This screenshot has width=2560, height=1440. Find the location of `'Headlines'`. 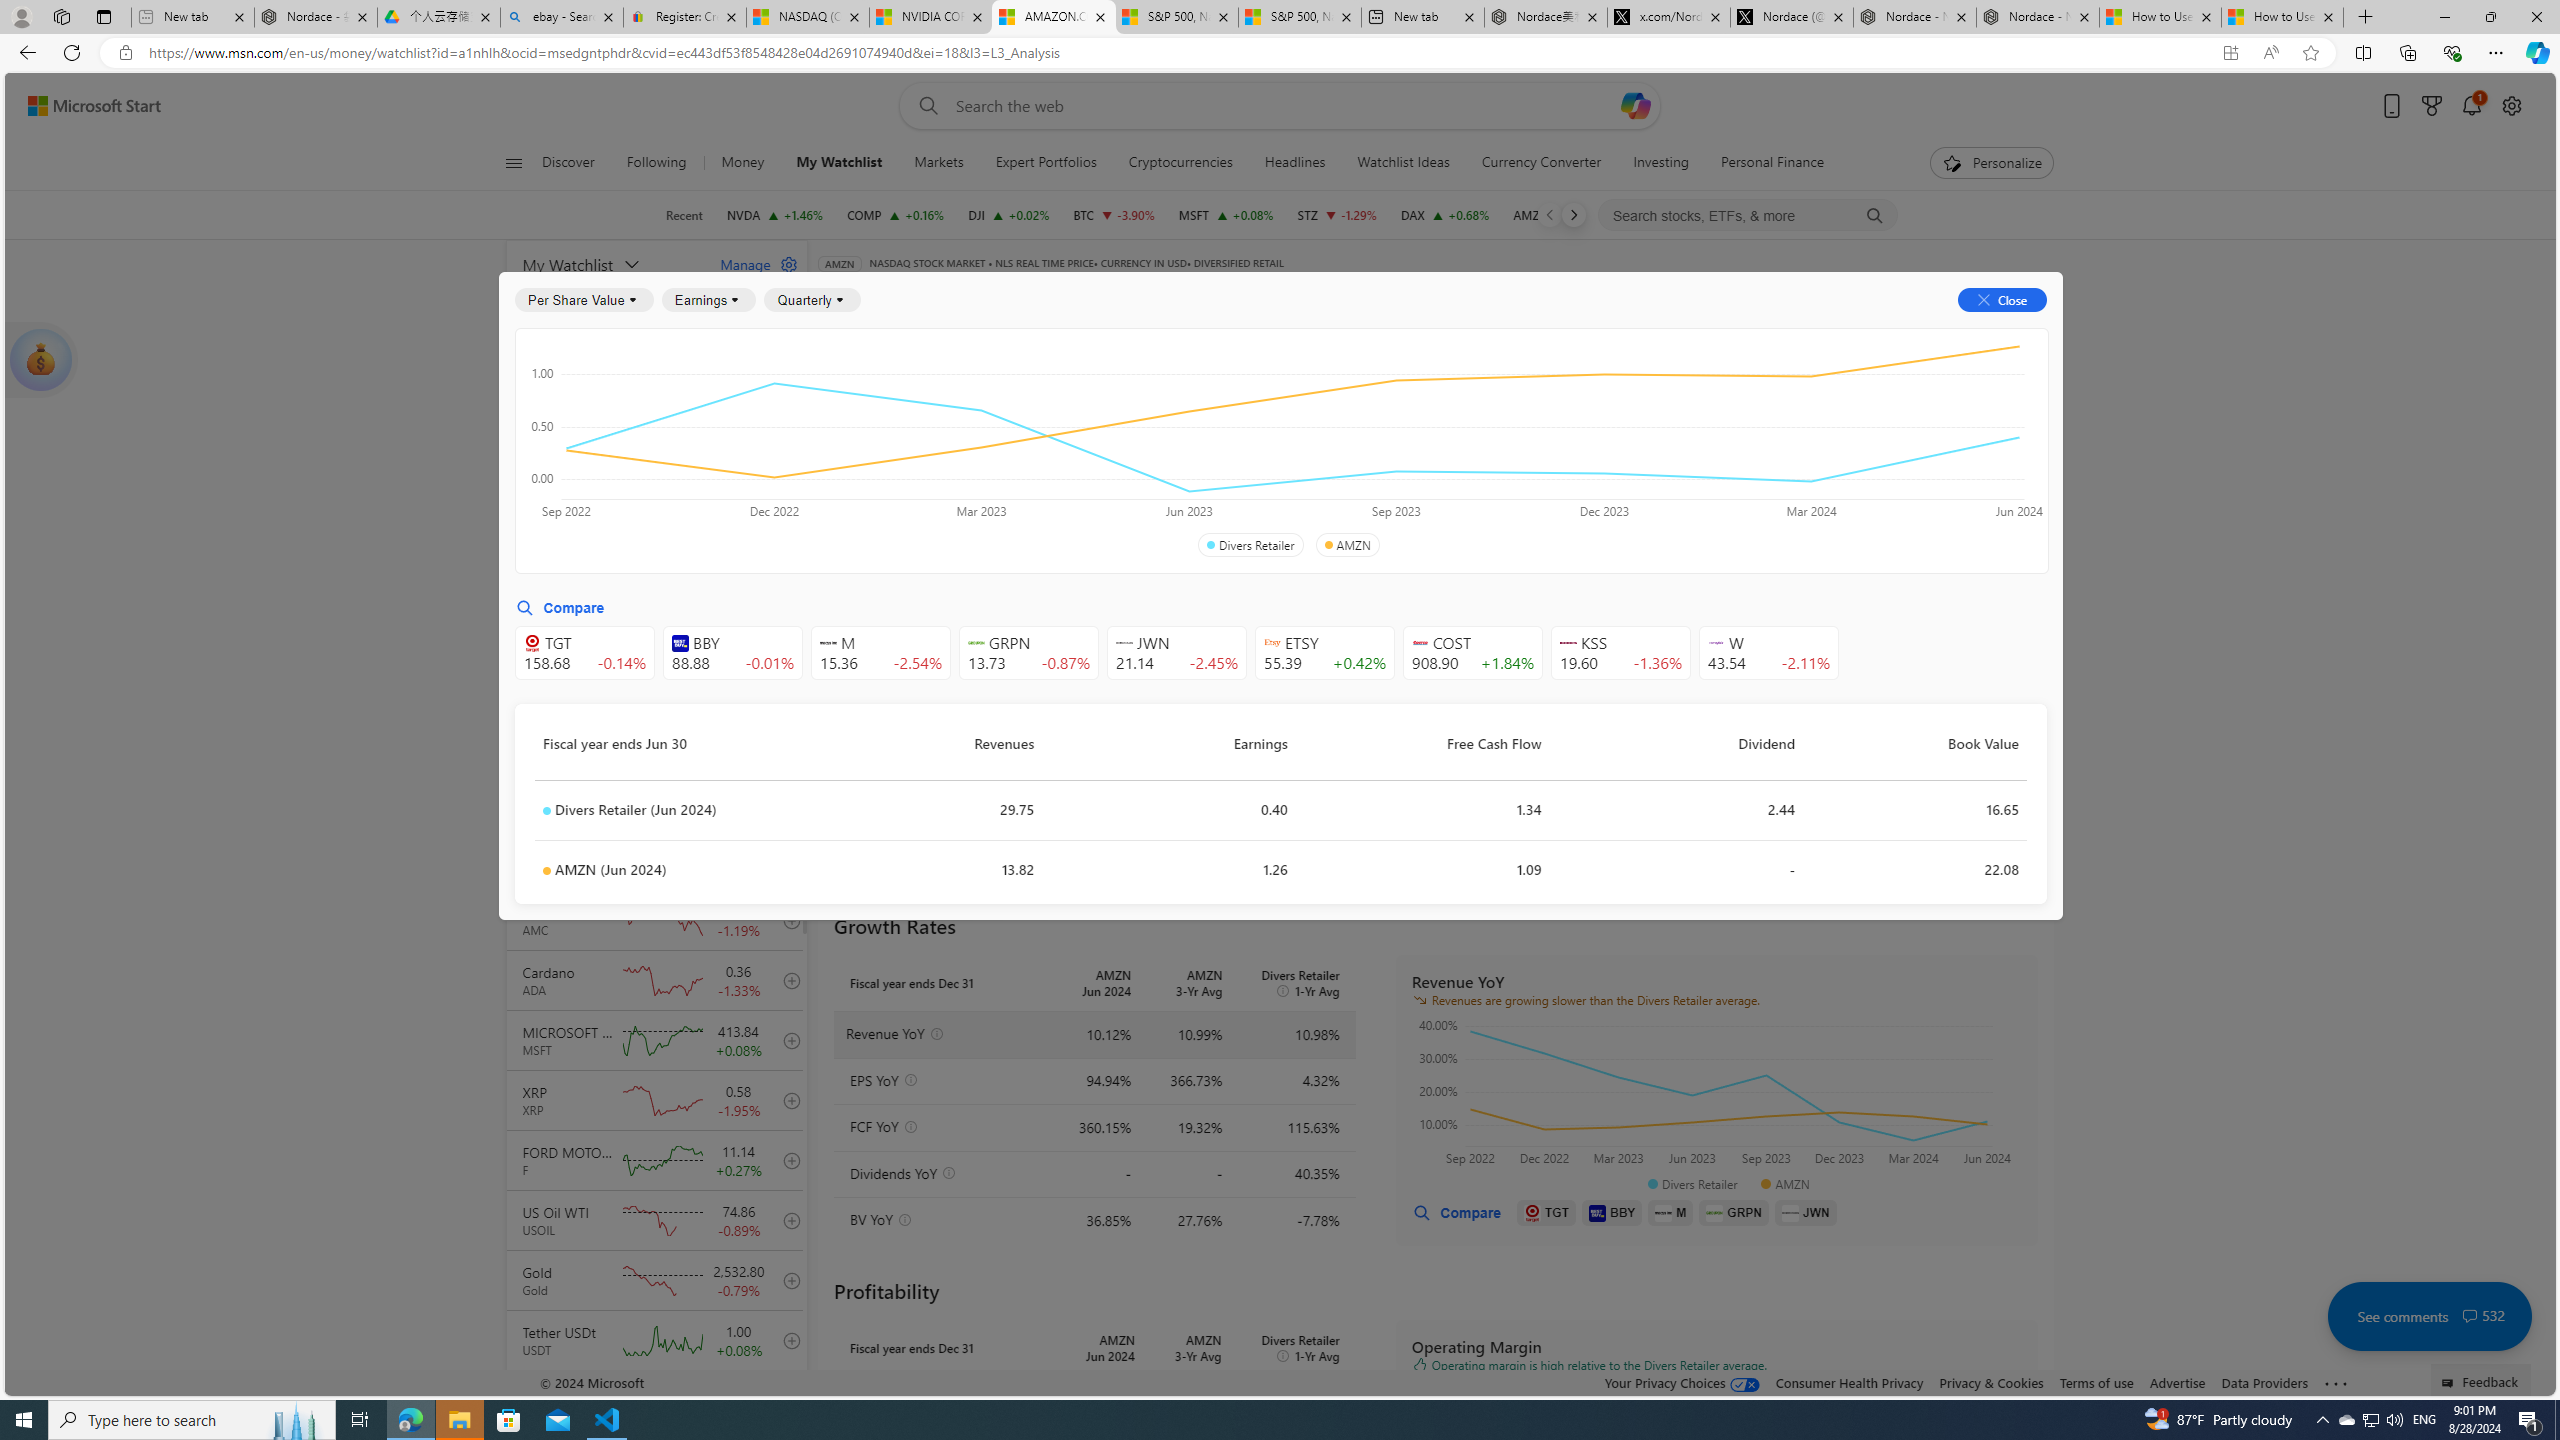

'Headlines' is located at coordinates (1295, 162).